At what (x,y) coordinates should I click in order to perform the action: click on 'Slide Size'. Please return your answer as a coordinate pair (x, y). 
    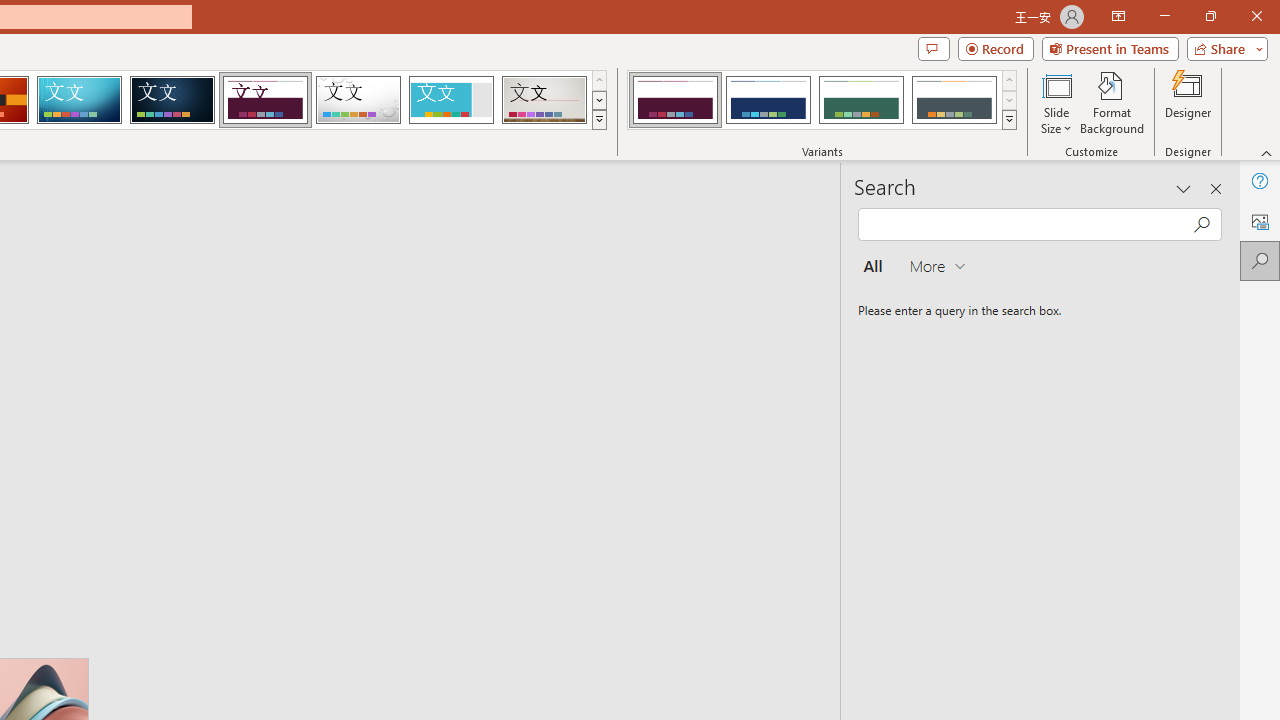
    Looking at the image, I should click on (1055, 103).